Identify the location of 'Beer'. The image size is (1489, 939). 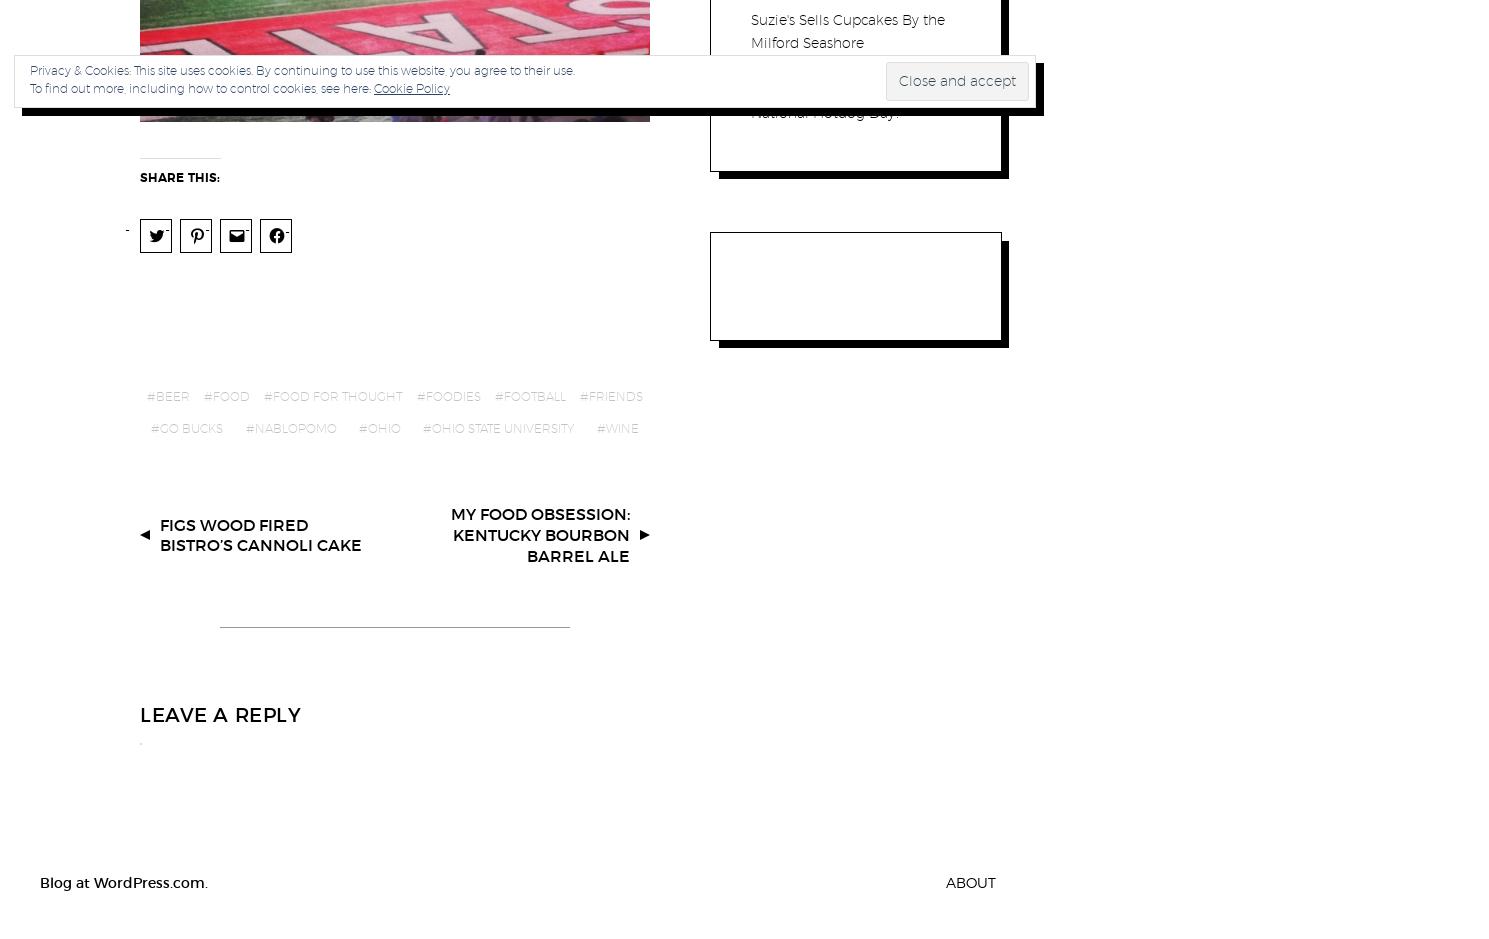
(156, 396).